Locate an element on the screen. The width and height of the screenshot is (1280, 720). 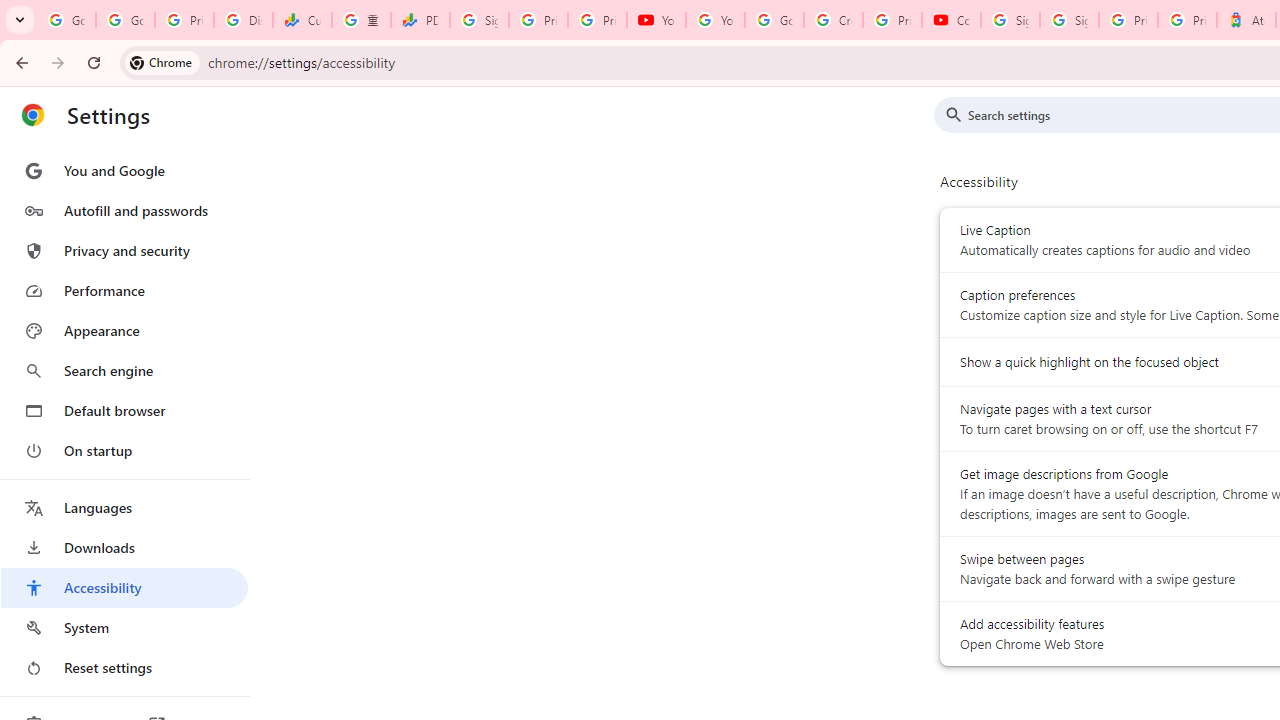
'Downloads' is located at coordinates (123, 547).